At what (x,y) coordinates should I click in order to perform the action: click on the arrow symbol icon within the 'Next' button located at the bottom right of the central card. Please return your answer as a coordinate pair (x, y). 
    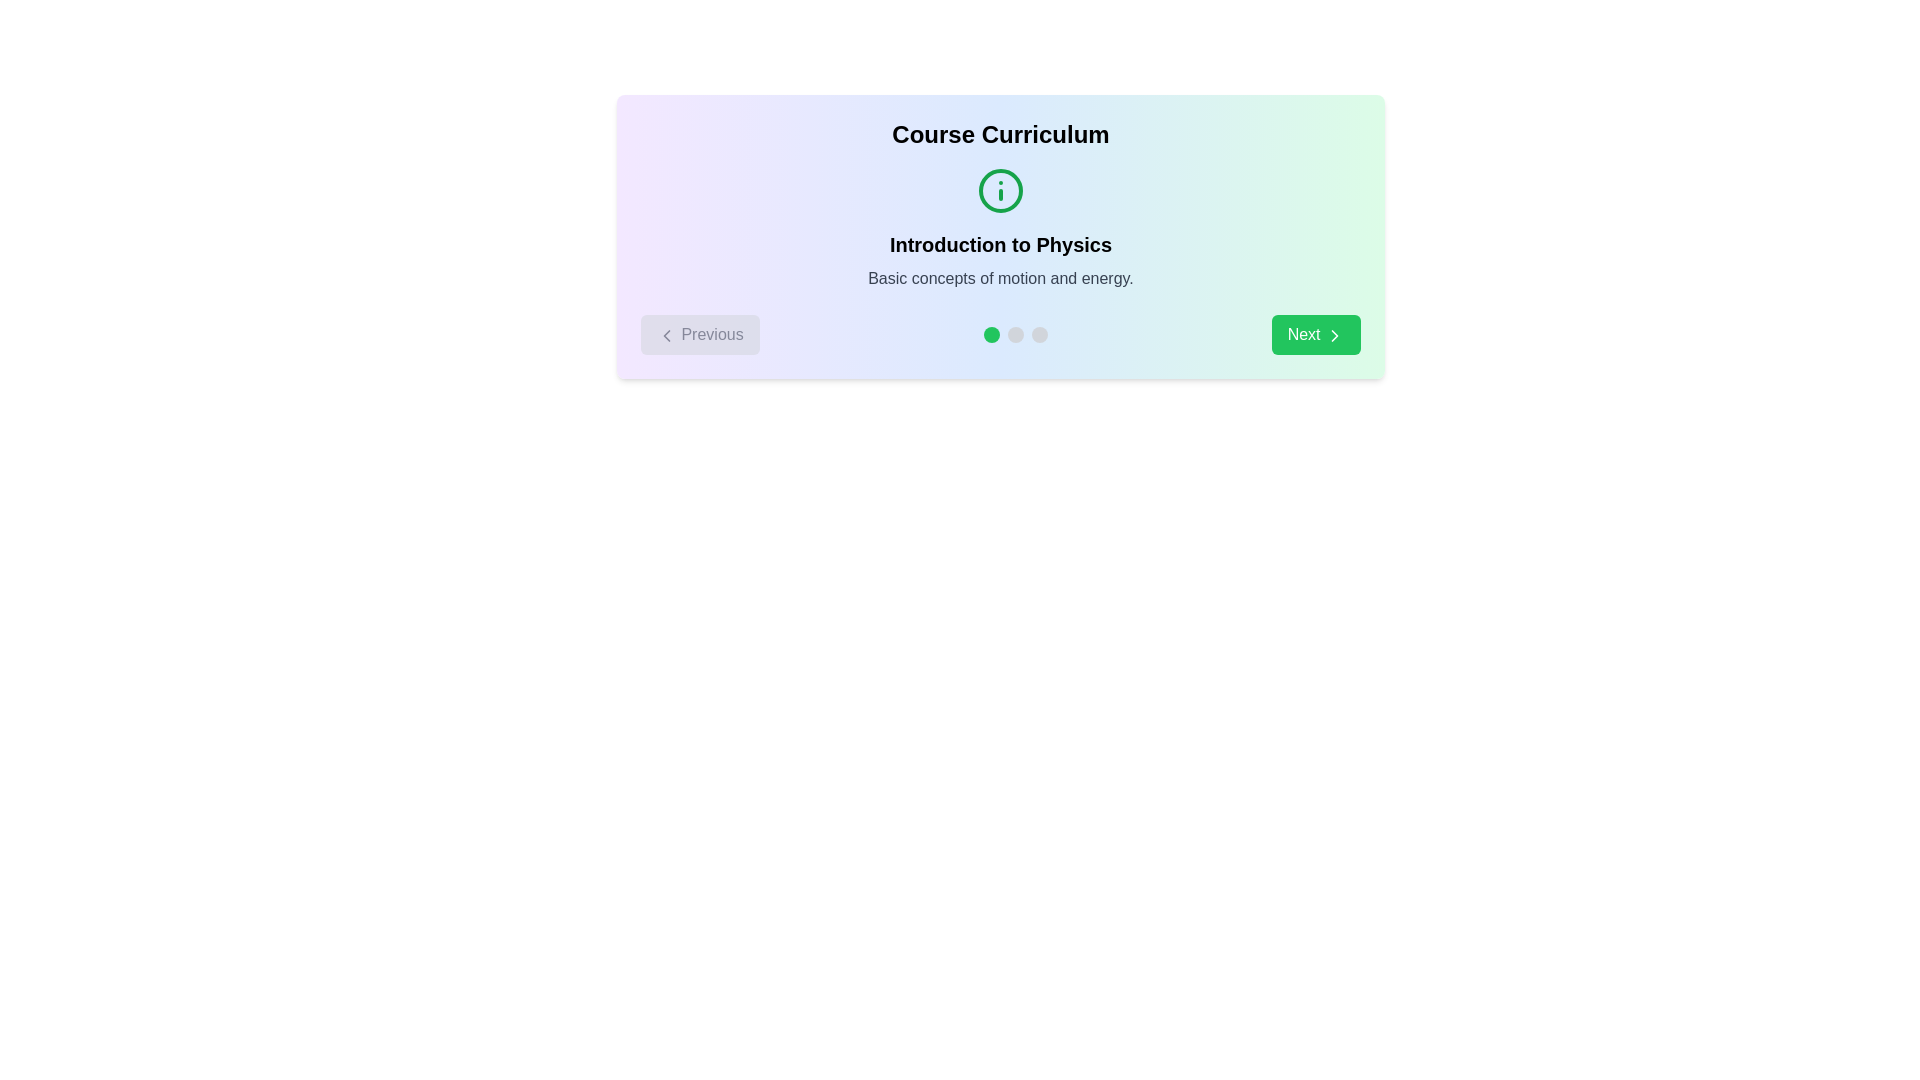
    Looking at the image, I should click on (1334, 334).